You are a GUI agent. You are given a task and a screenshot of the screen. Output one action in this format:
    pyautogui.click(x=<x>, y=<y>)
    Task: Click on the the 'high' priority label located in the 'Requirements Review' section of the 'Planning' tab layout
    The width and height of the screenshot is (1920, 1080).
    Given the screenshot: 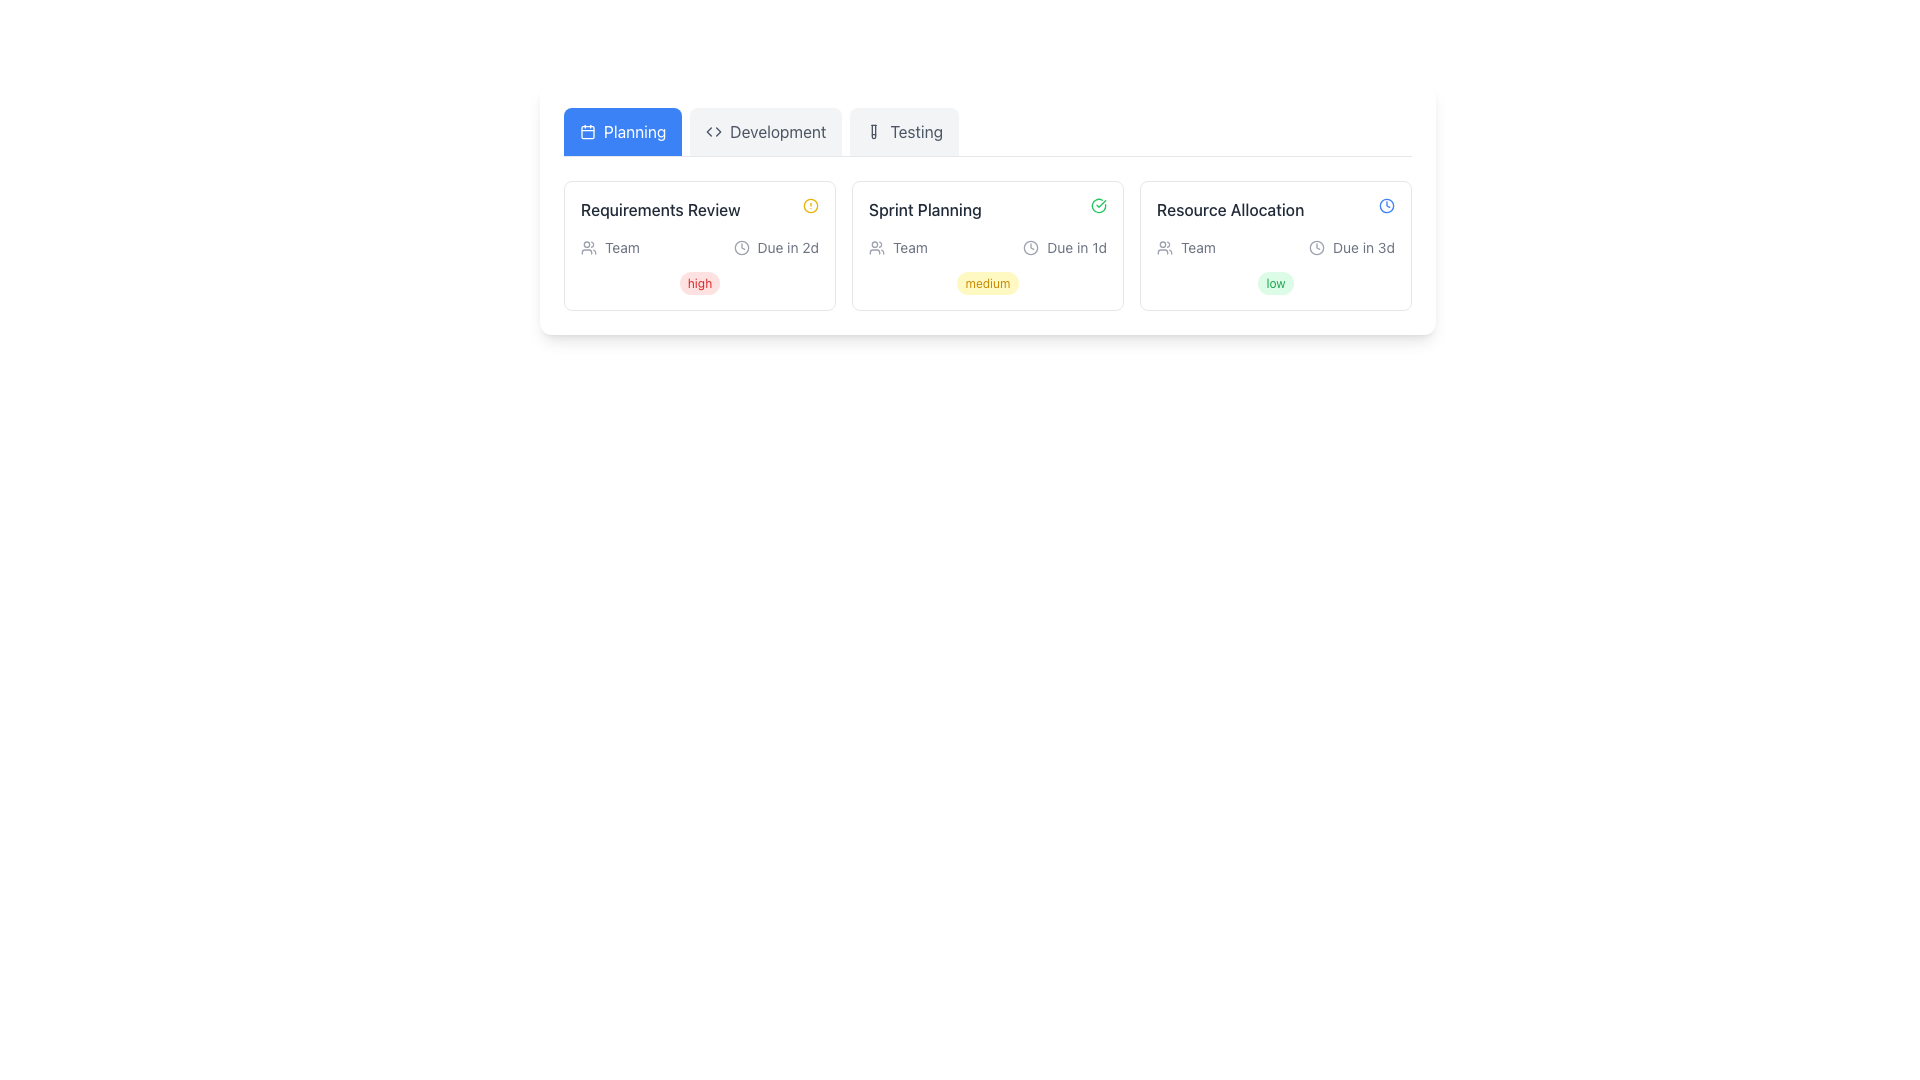 What is the action you would take?
    pyautogui.click(x=700, y=283)
    